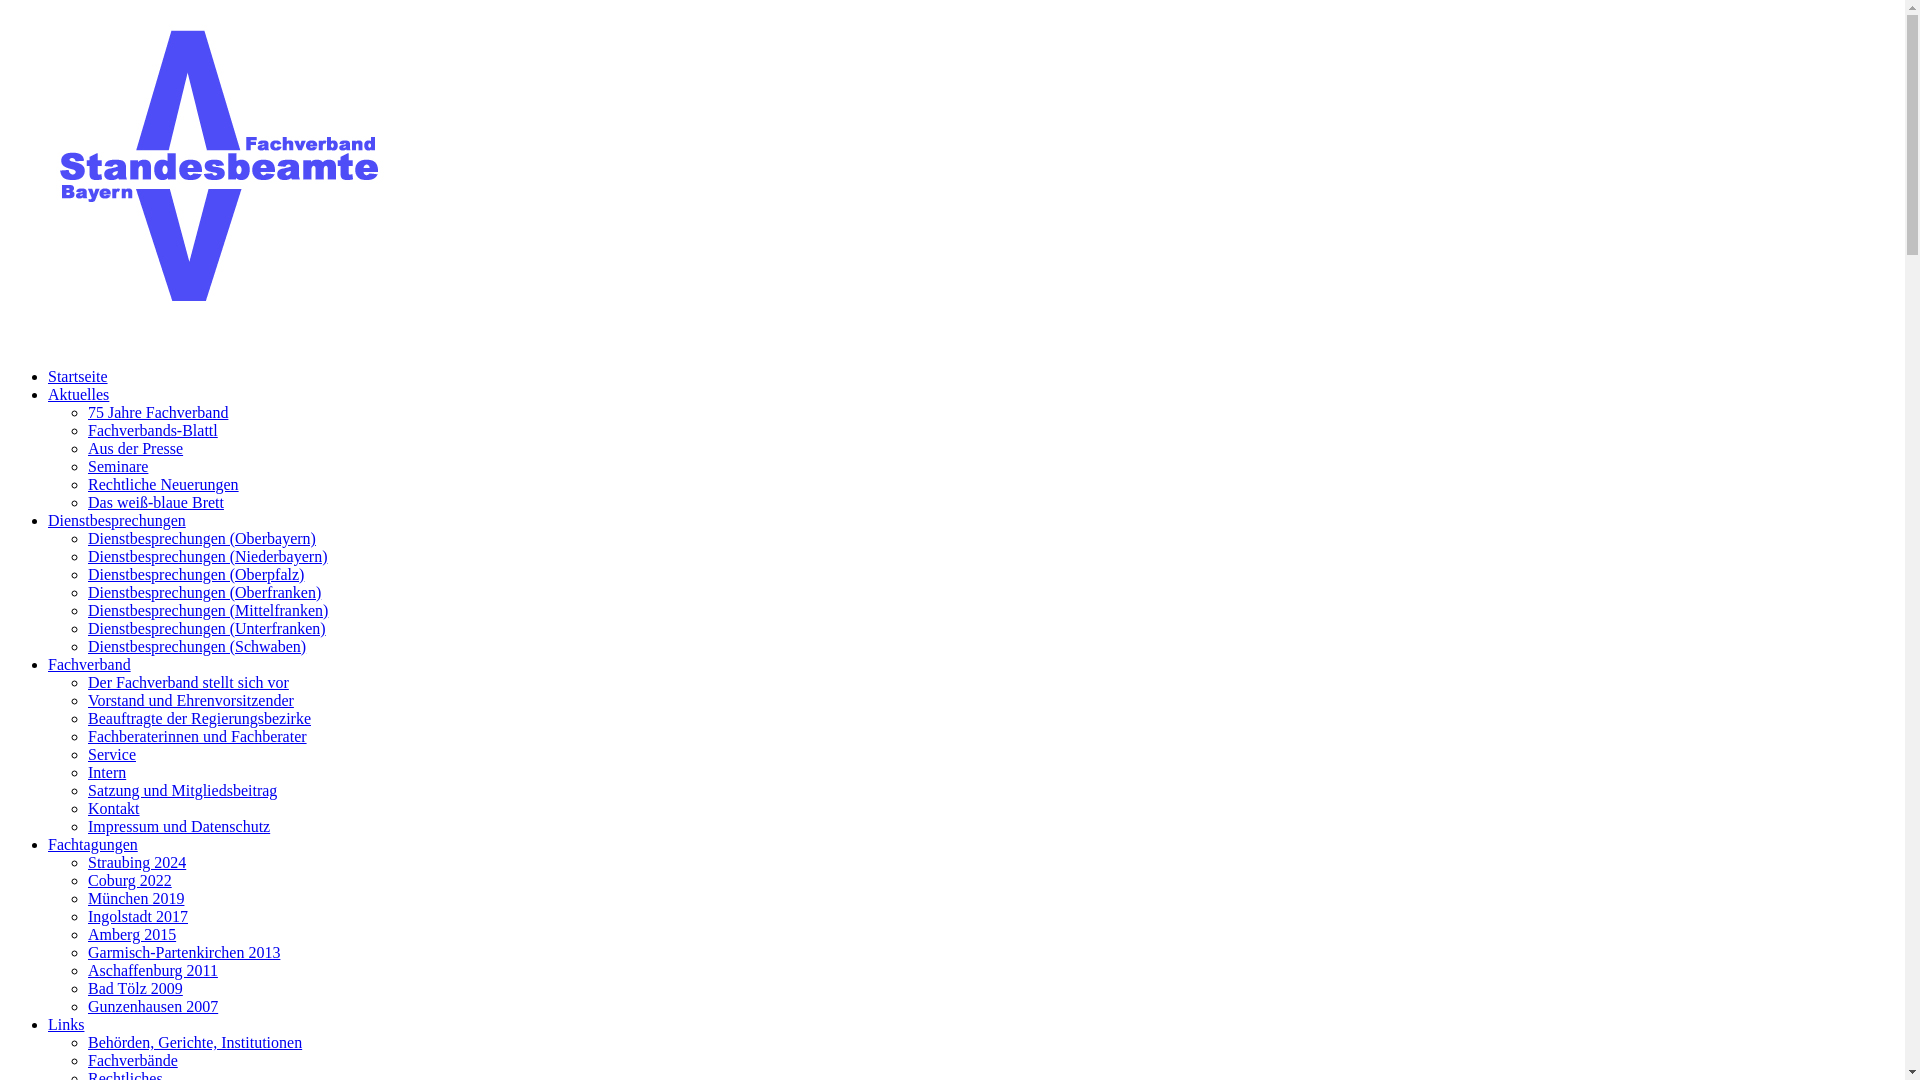 The height and width of the screenshot is (1080, 1920). Describe the element at coordinates (128, 879) in the screenshot. I see `'Coburg 2022'` at that location.